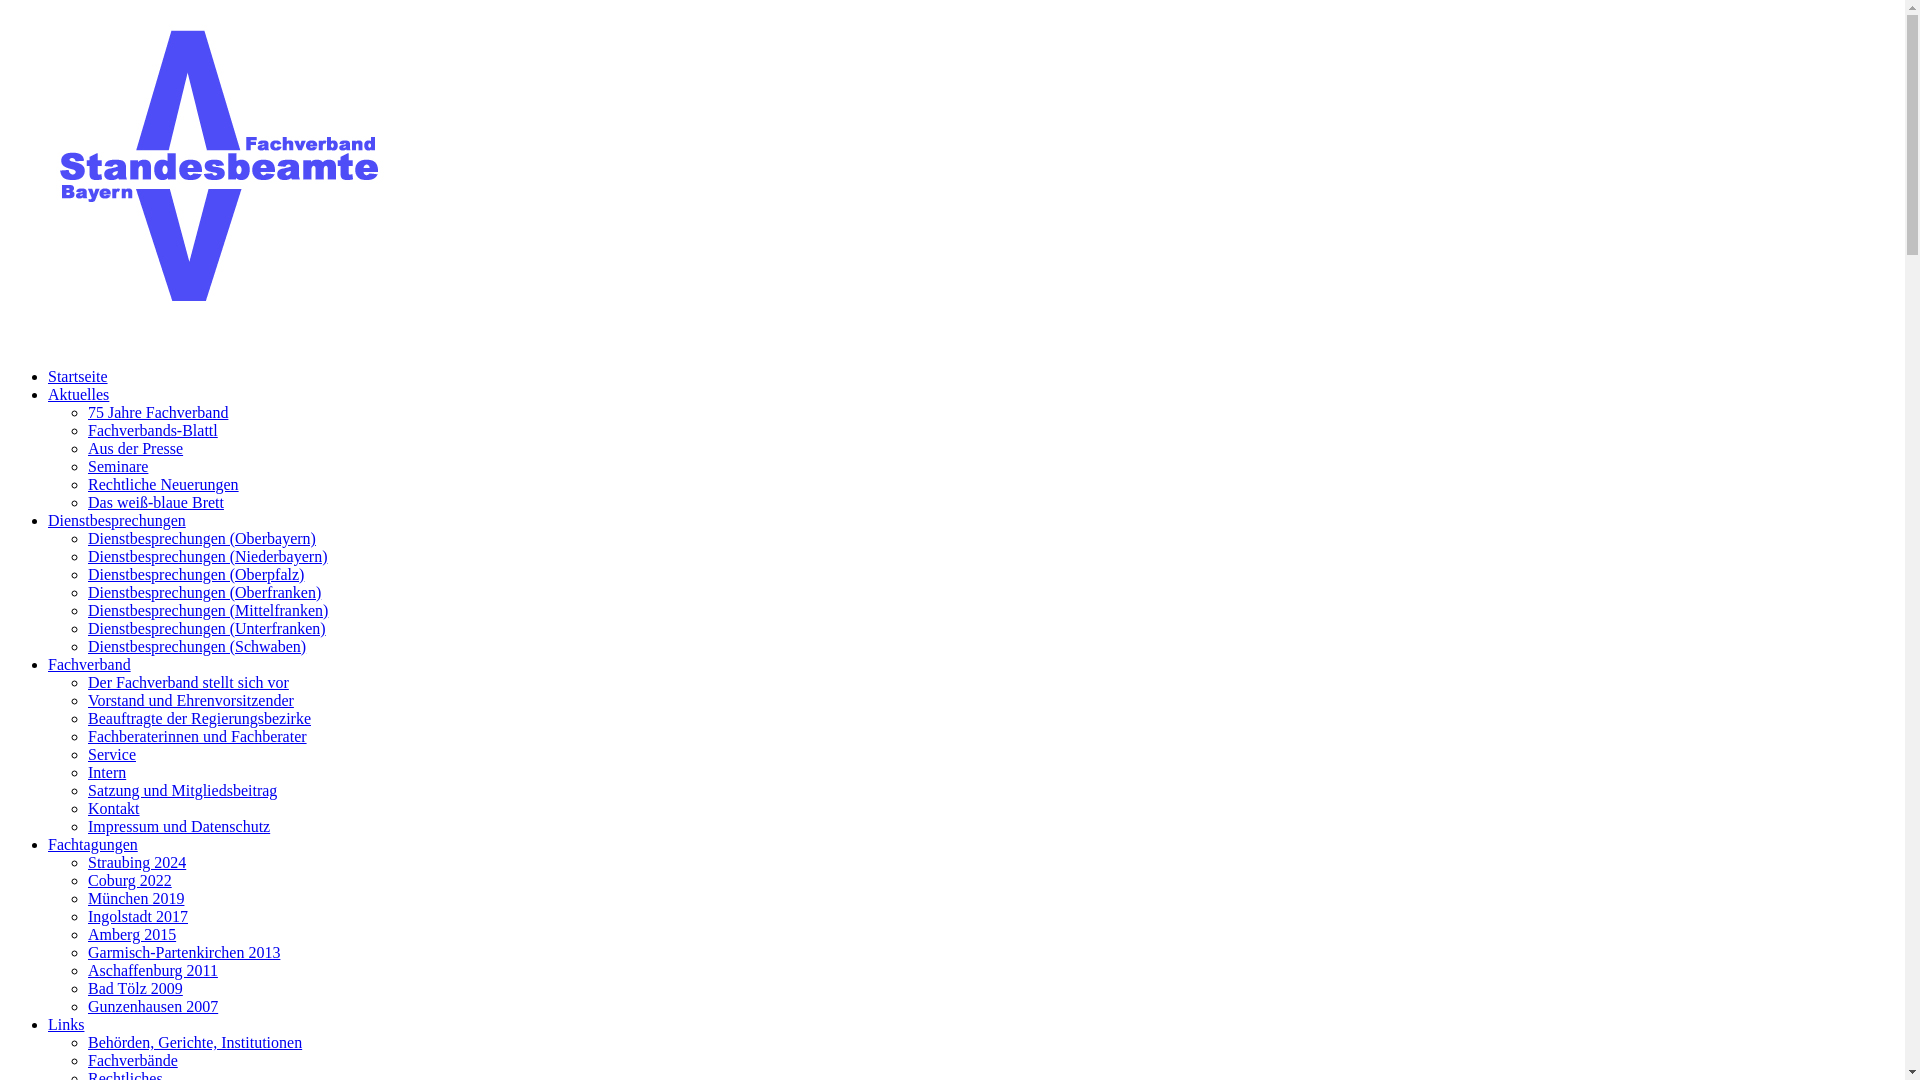 The height and width of the screenshot is (1080, 1920). Describe the element at coordinates (128, 879) in the screenshot. I see `'Coburg 2022'` at that location.